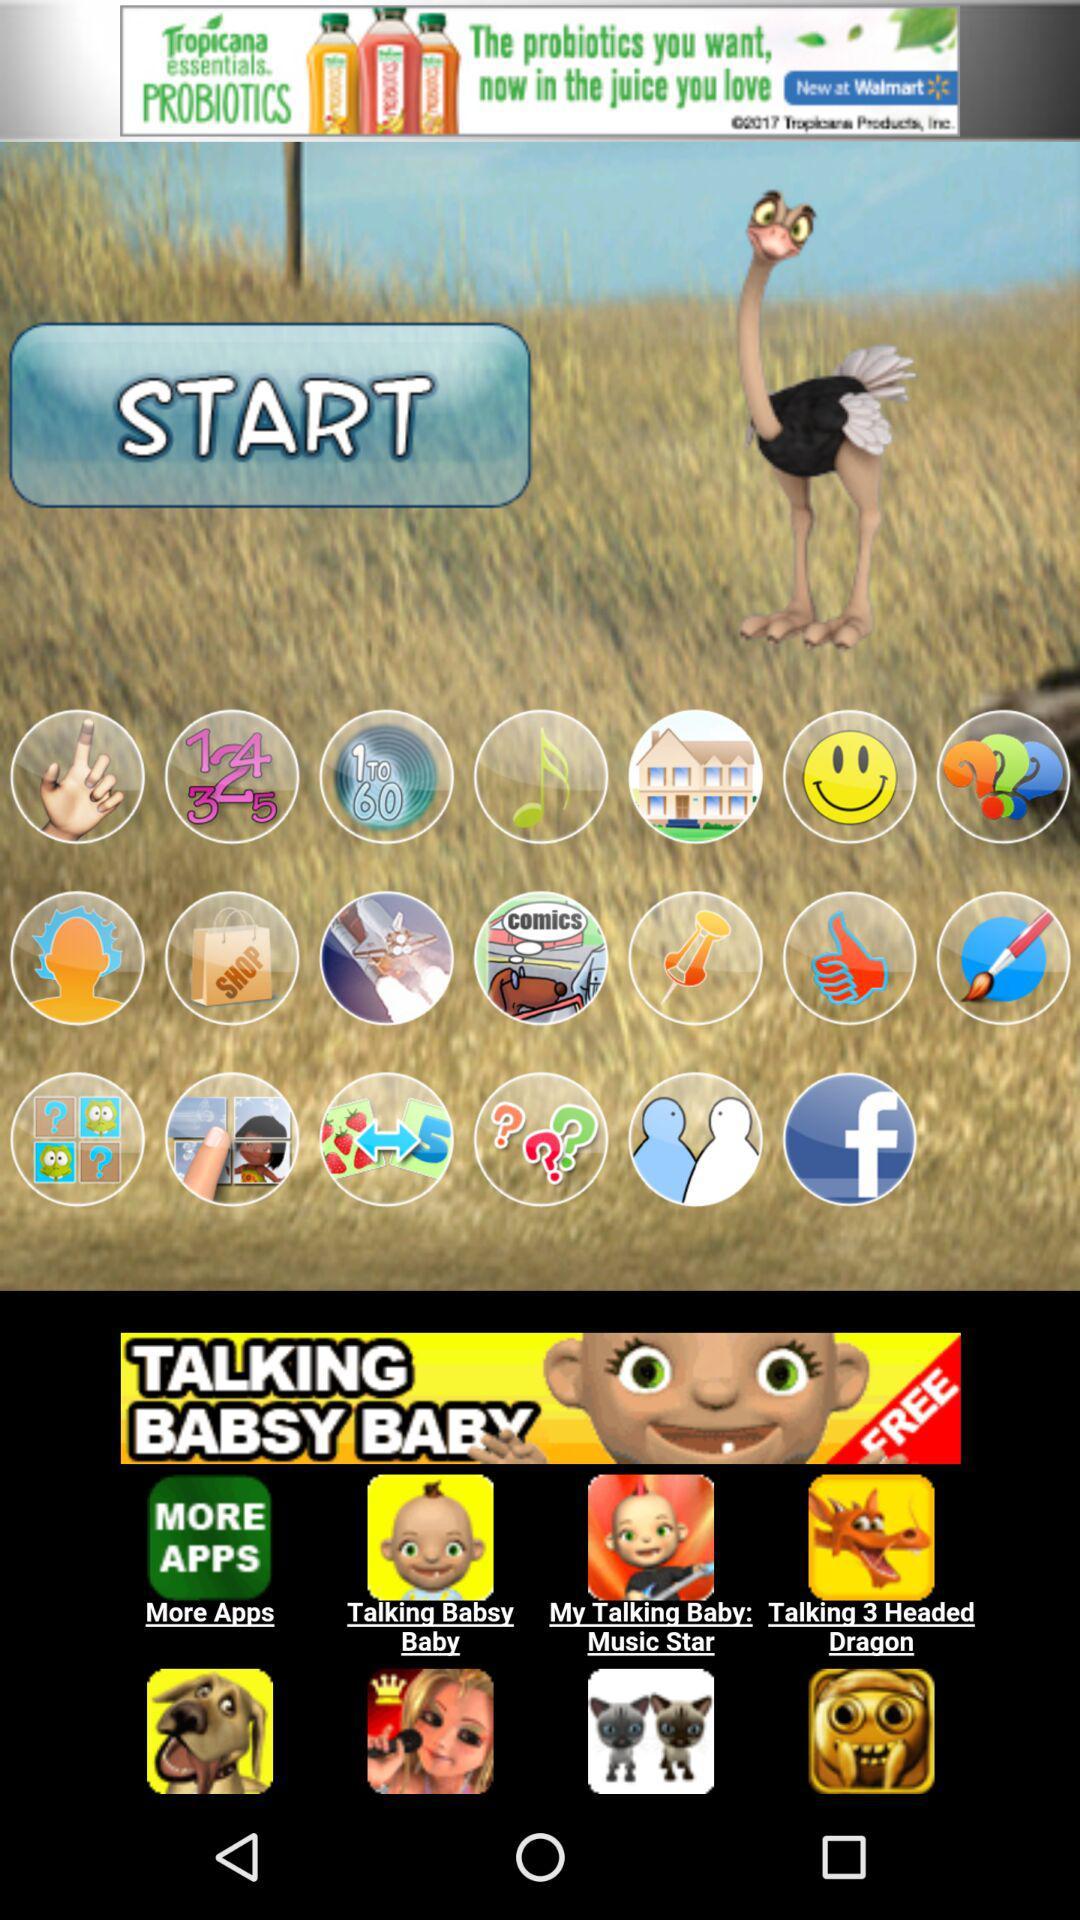 The height and width of the screenshot is (1920, 1080). Describe the element at coordinates (849, 831) in the screenshot. I see `the emoji icon` at that location.